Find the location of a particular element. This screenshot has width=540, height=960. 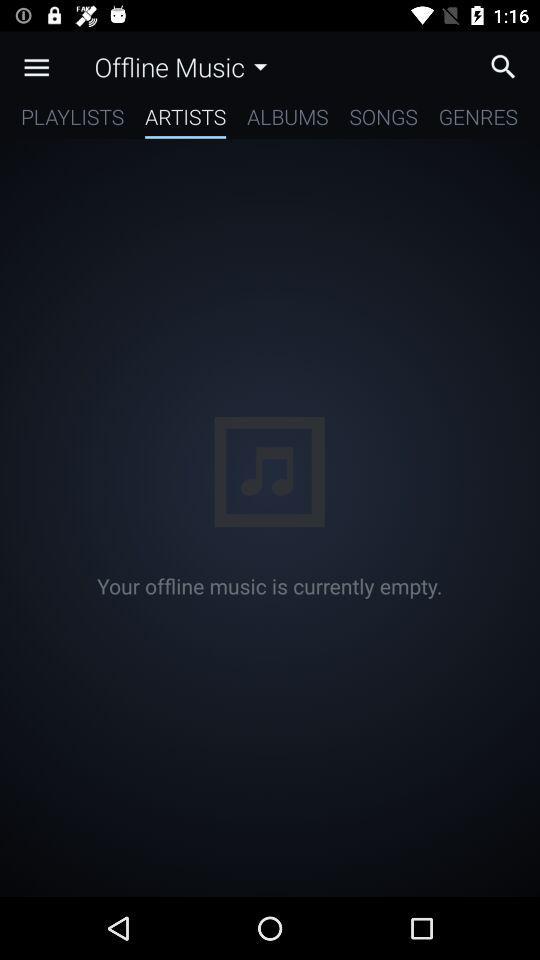

the artists app is located at coordinates (185, 120).